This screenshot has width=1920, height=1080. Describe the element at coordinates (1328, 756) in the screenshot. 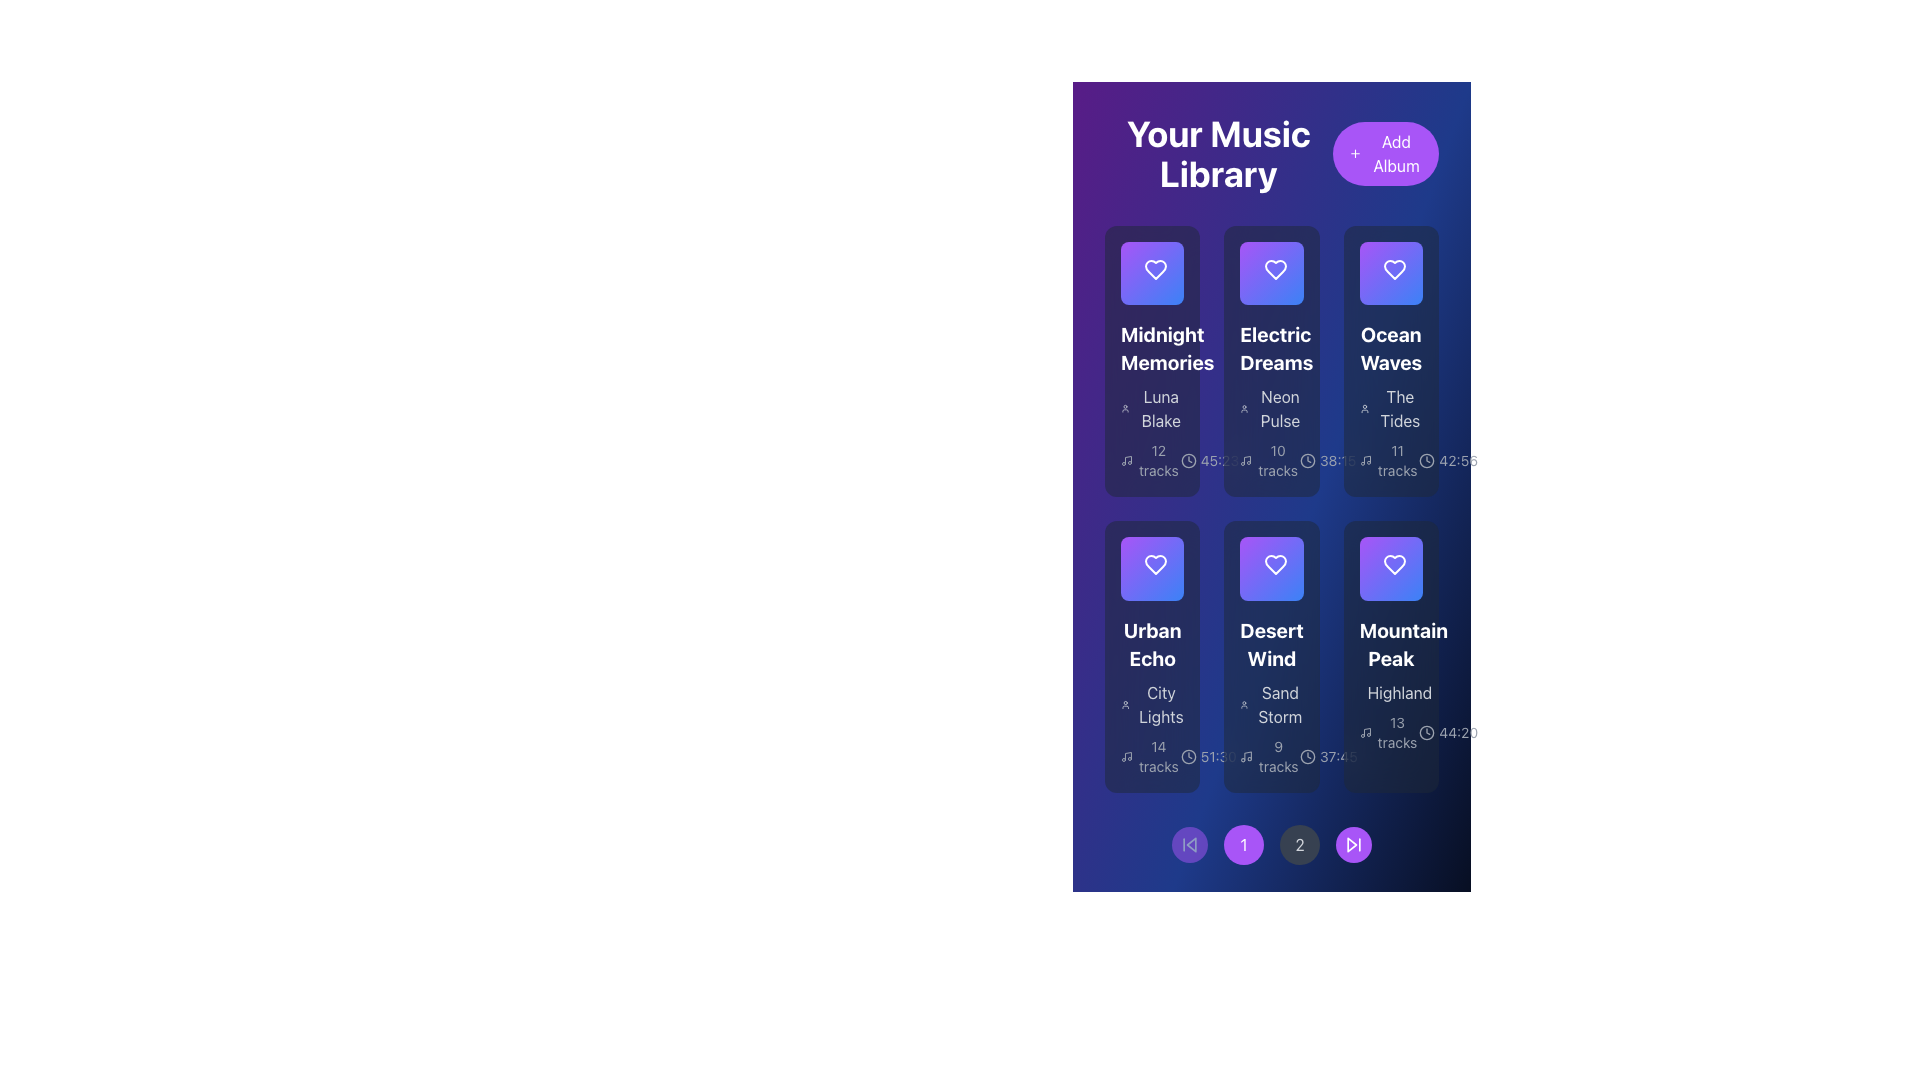

I see `the informational text and icon combination displaying the total duration of tracks` at that location.